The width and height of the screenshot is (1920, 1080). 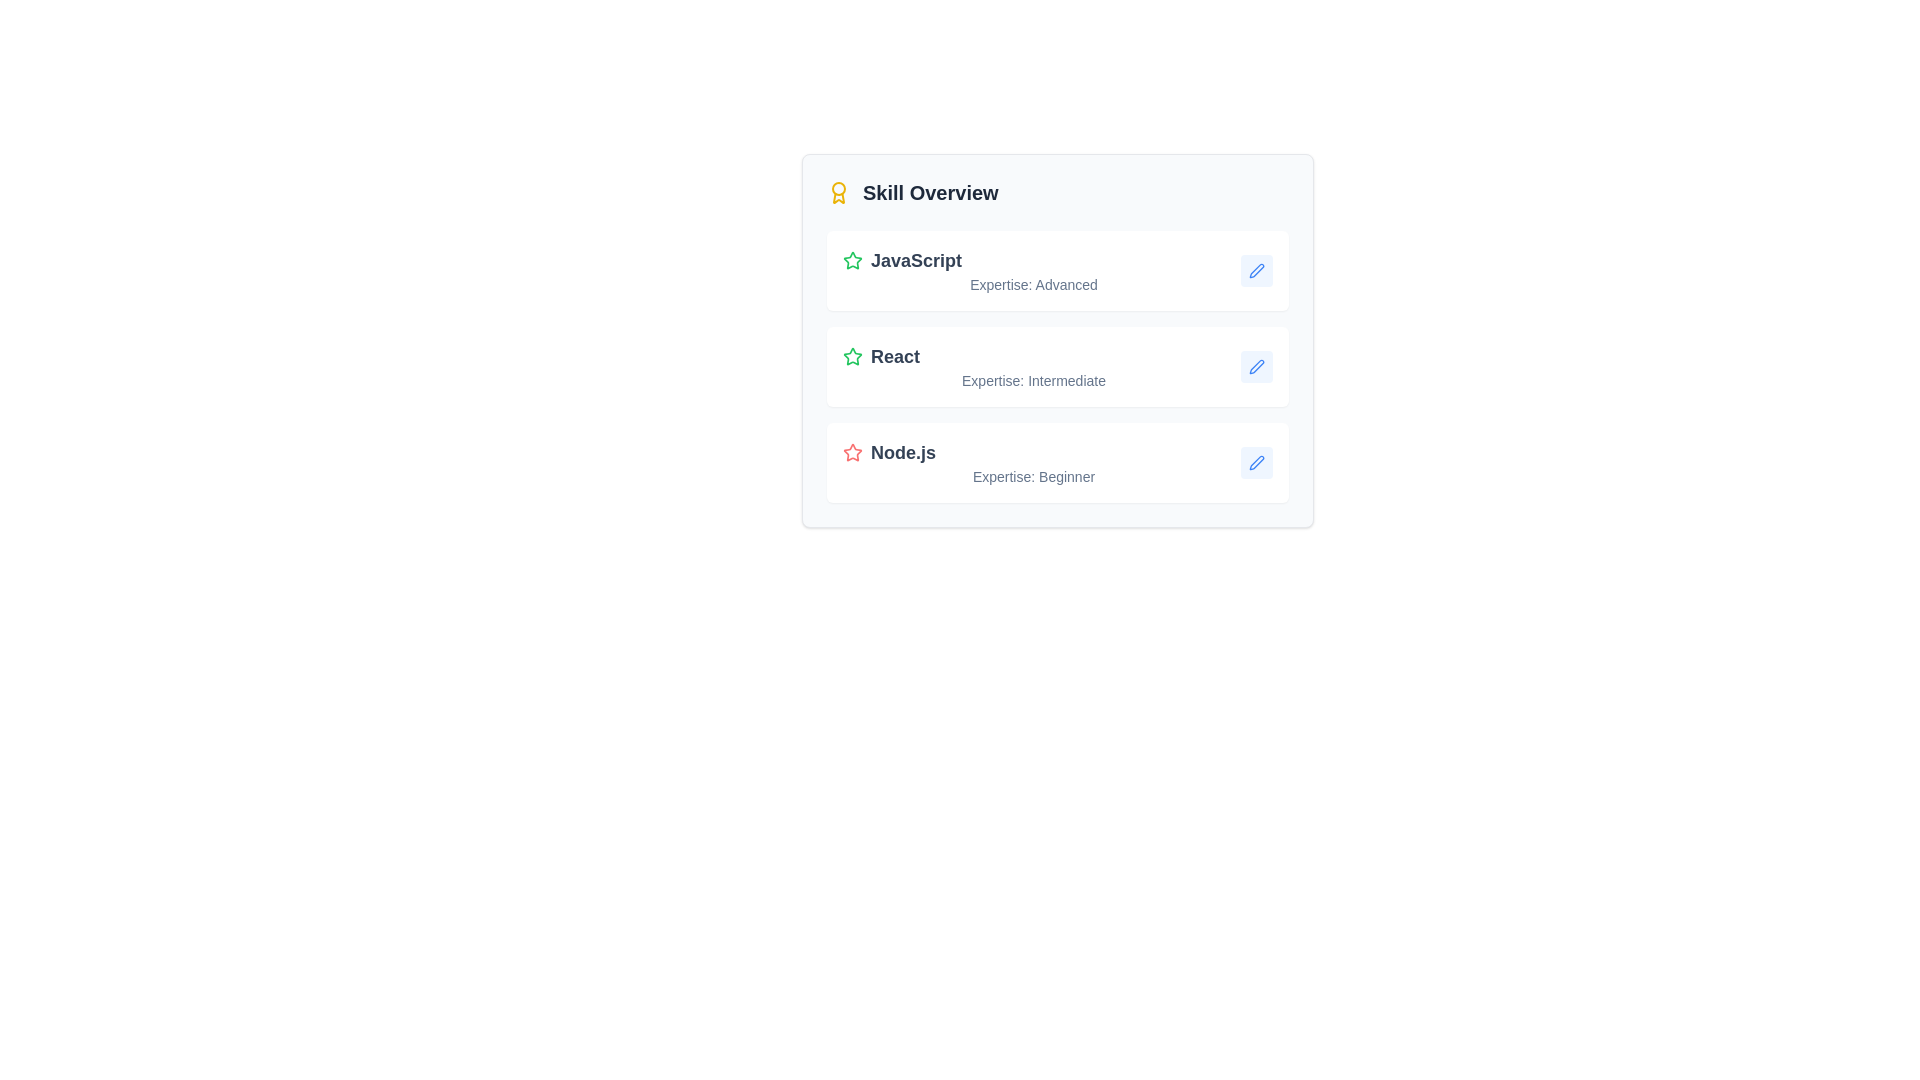 What do you see at coordinates (1256, 366) in the screenshot?
I see `the blue button with a pen icon located in the 'React' section under the 'Skill Overview' panel, adjacent to the text stating 'Expertise: Intermediate', to change its background color` at bounding box center [1256, 366].